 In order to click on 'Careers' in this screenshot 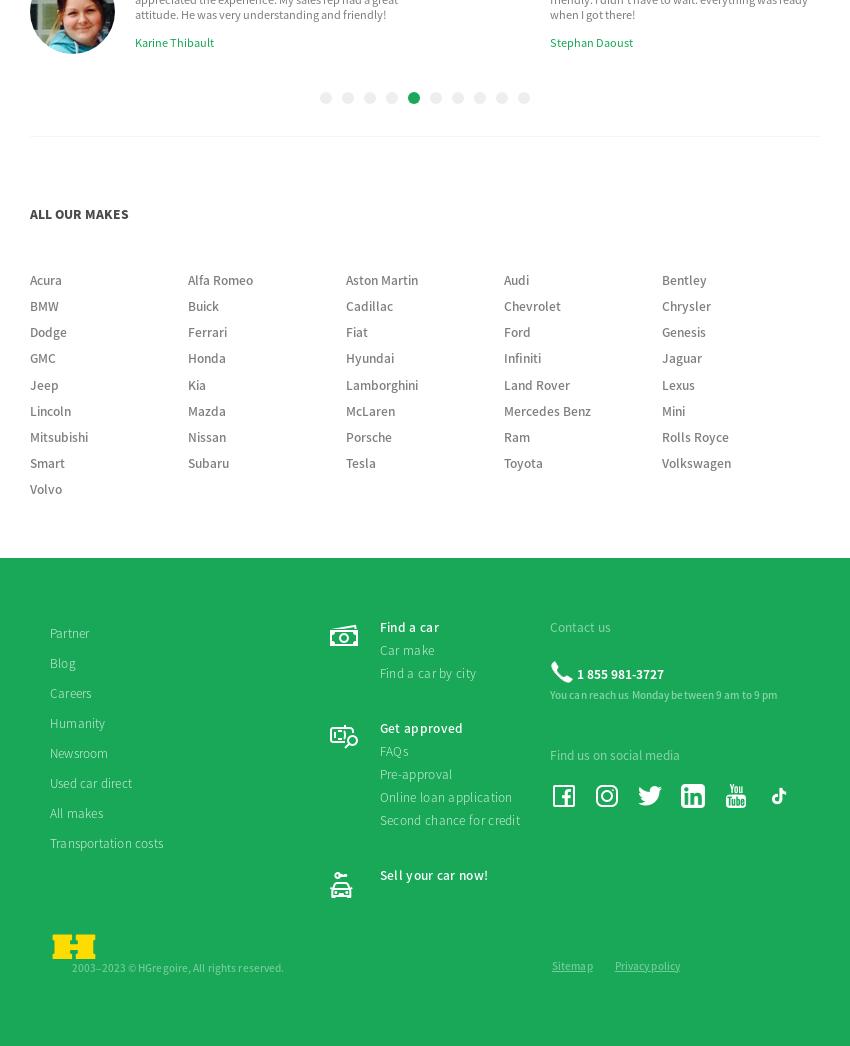, I will do `click(70, 313)`.